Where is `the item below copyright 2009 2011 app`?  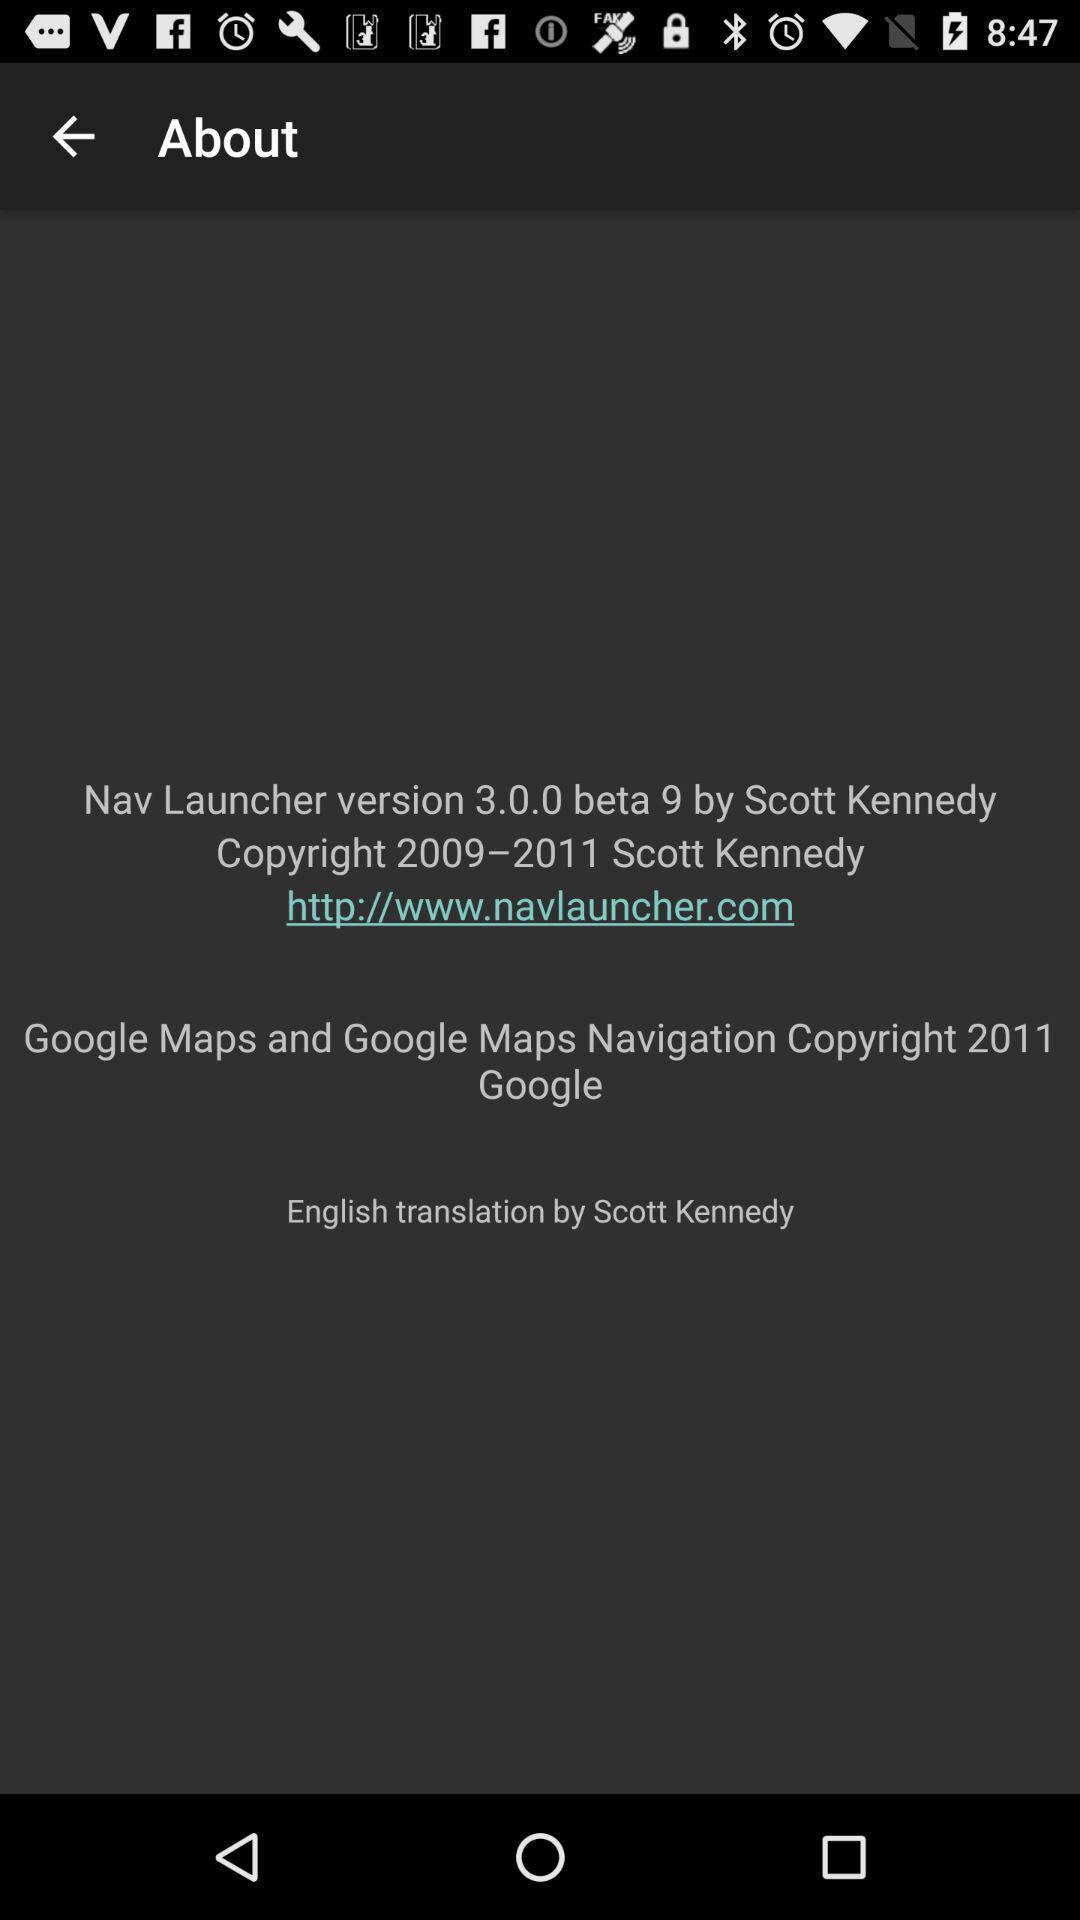 the item below copyright 2009 2011 app is located at coordinates (540, 943).